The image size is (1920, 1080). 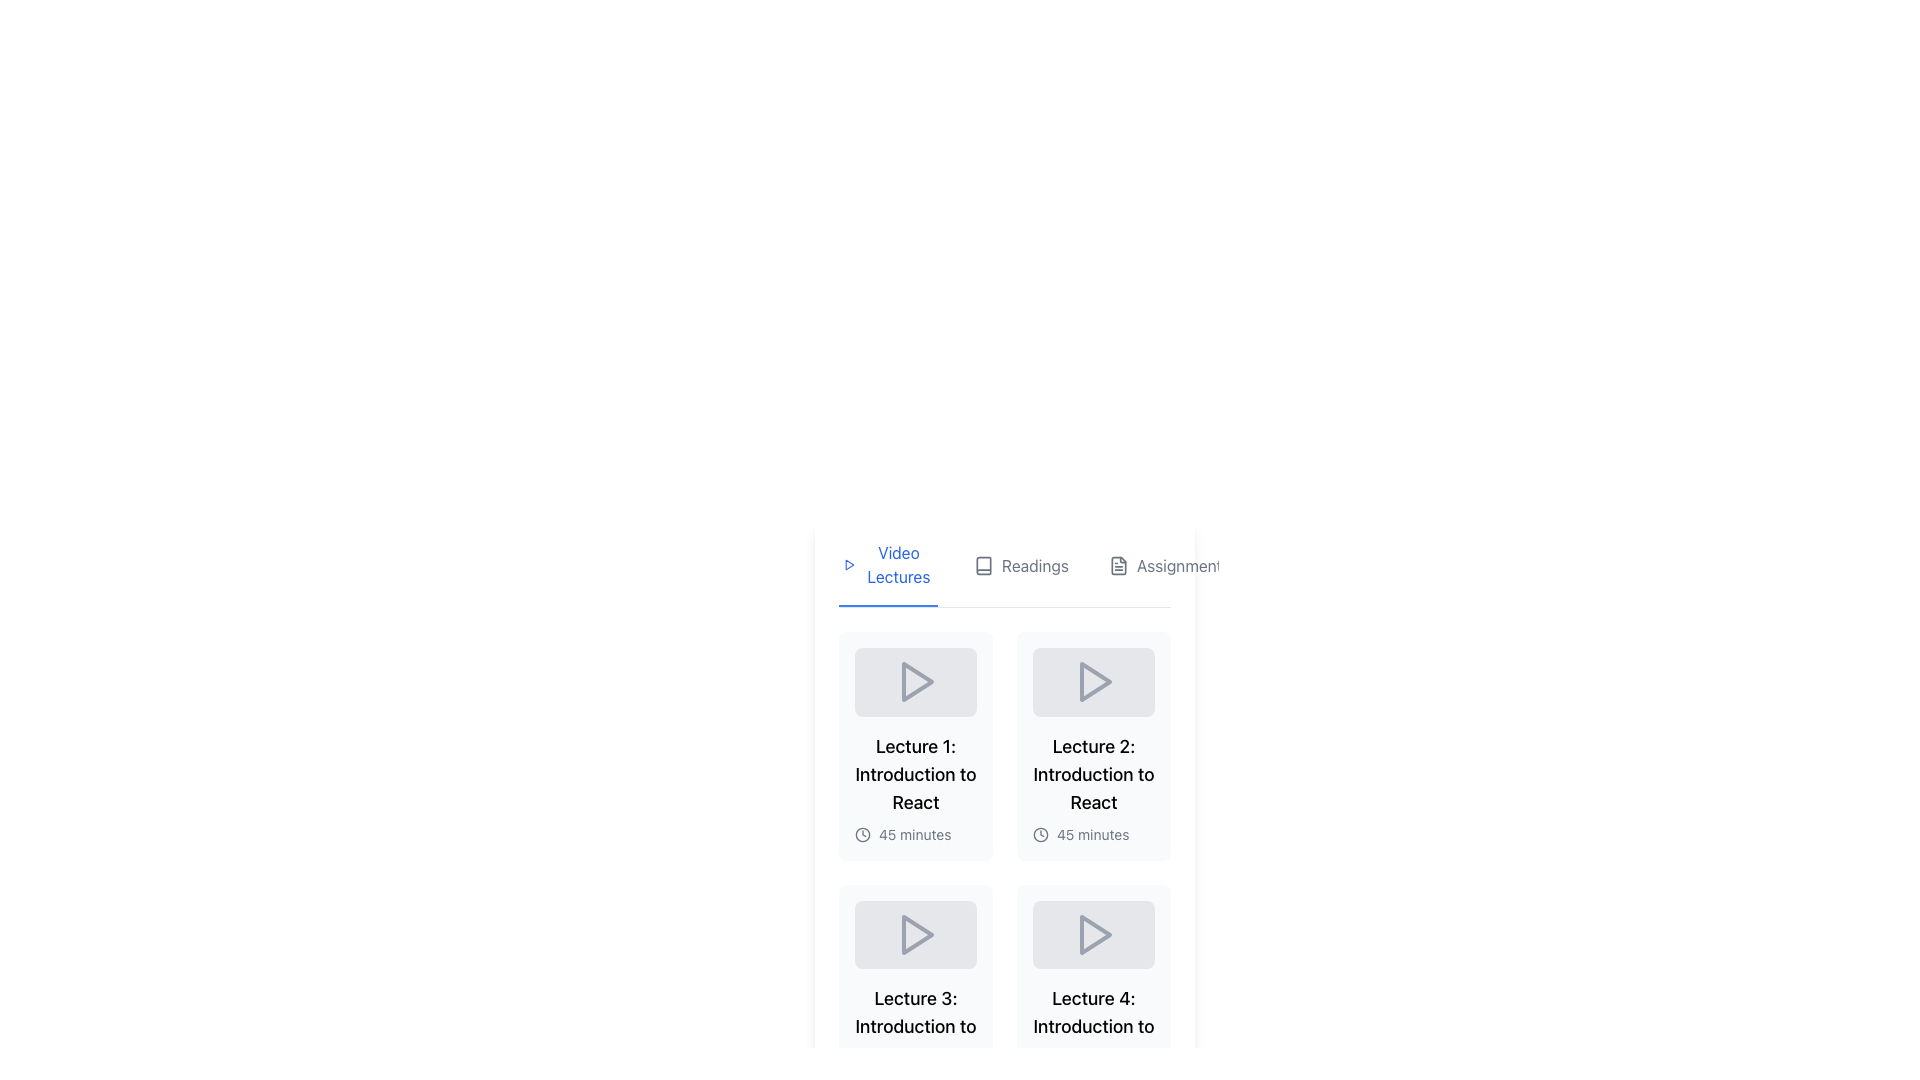 I want to click on the icon representing a document with text, which is located to the left of the 'Assignments' text, so click(x=1117, y=566).